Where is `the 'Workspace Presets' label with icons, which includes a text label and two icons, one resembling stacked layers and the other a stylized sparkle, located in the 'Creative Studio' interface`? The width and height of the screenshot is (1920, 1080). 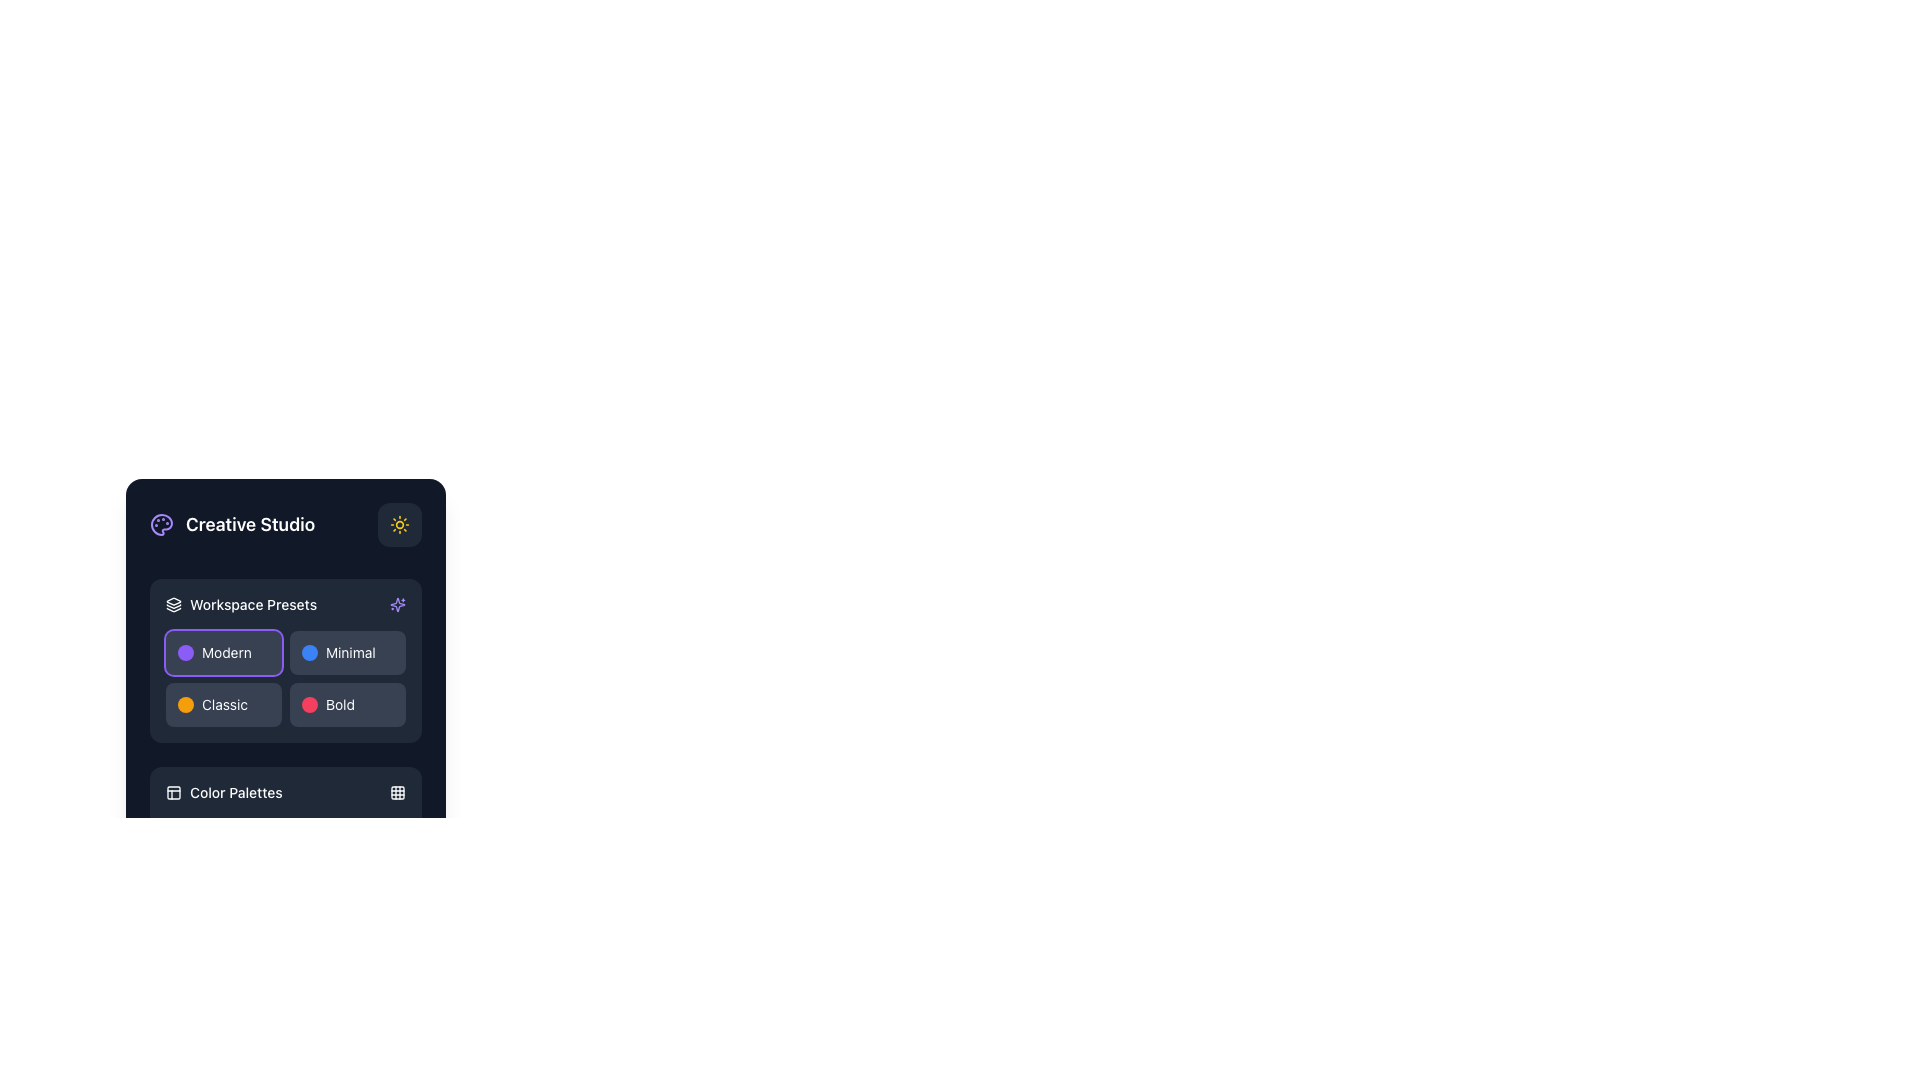 the 'Workspace Presets' label with icons, which includes a text label and two icons, one resembling stacked layers and the other a stylized sparkle, located in the 'Creative Studio' interface is located at coordinates (285, 604).